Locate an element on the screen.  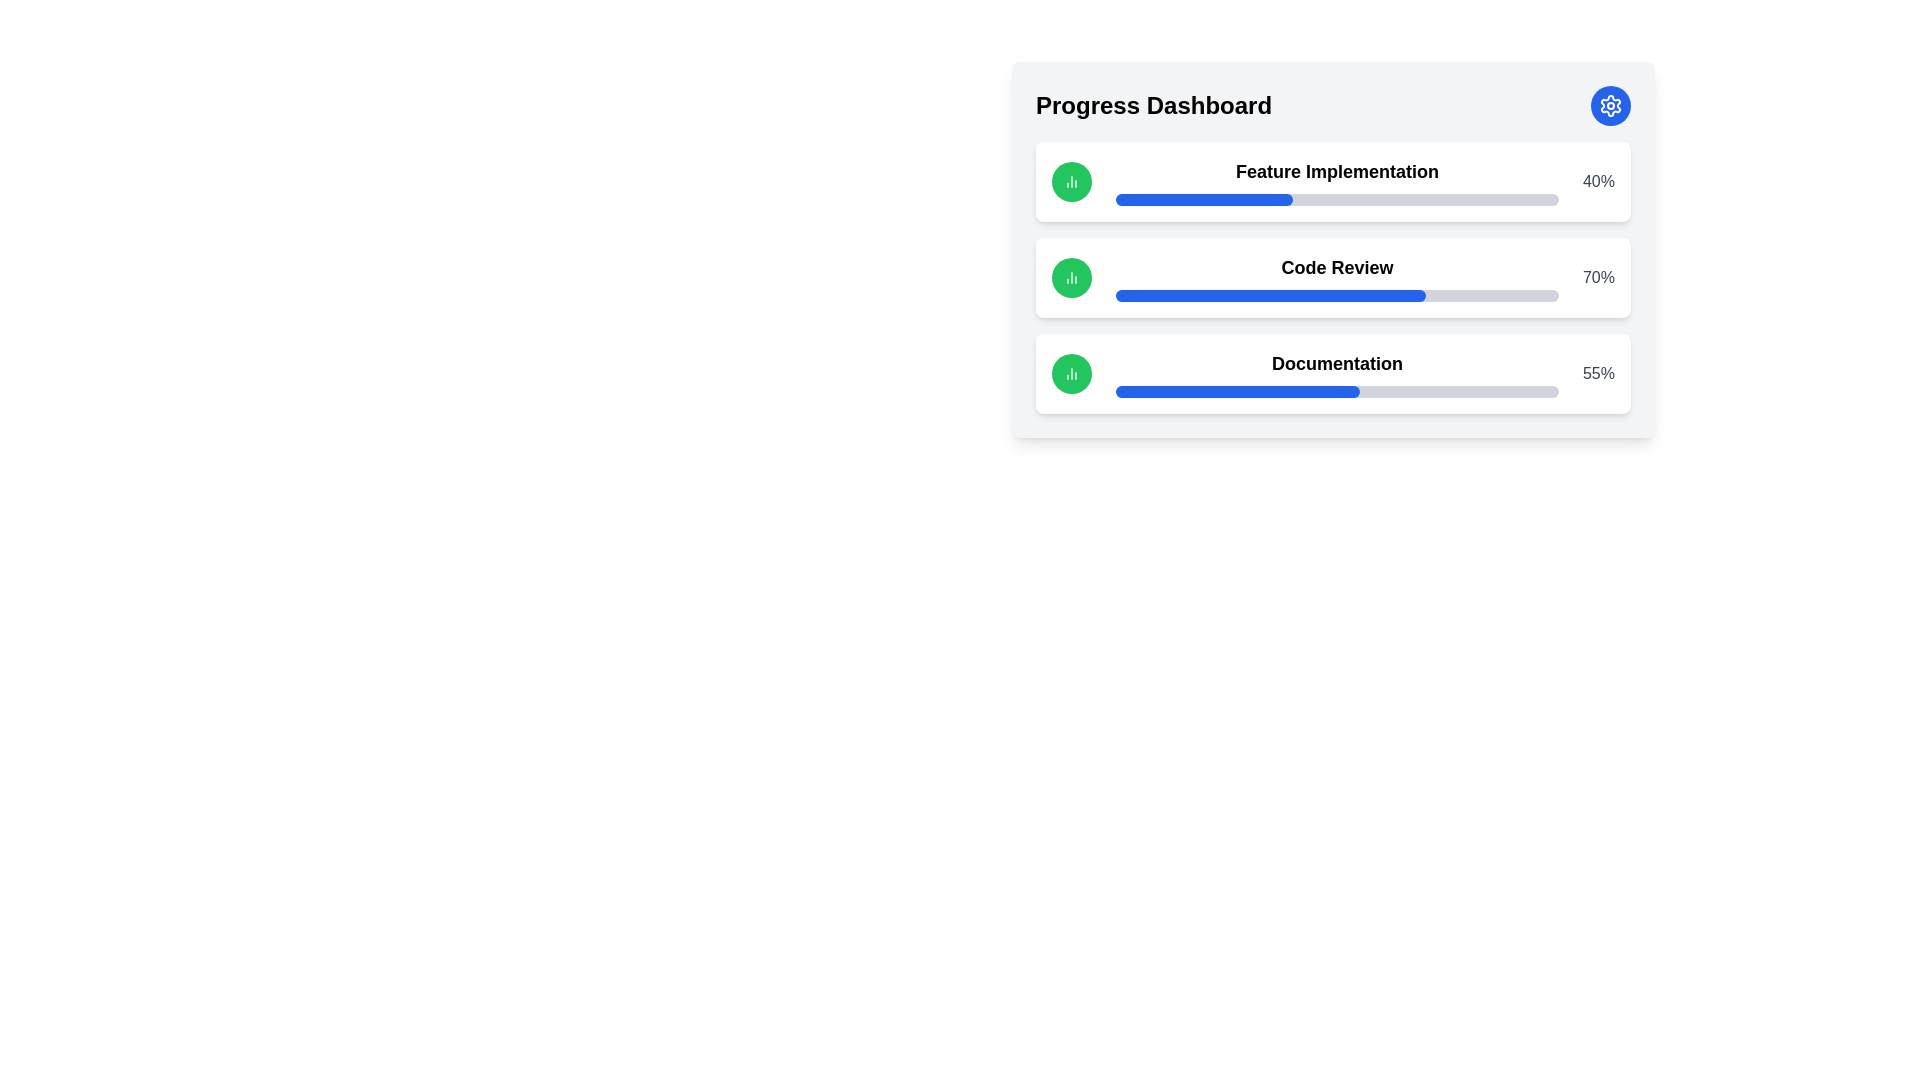
the blue progress bar representing 40% of the total width within the 'Feature Implementation' progress tracker area is located at coordinates (1203, 200).